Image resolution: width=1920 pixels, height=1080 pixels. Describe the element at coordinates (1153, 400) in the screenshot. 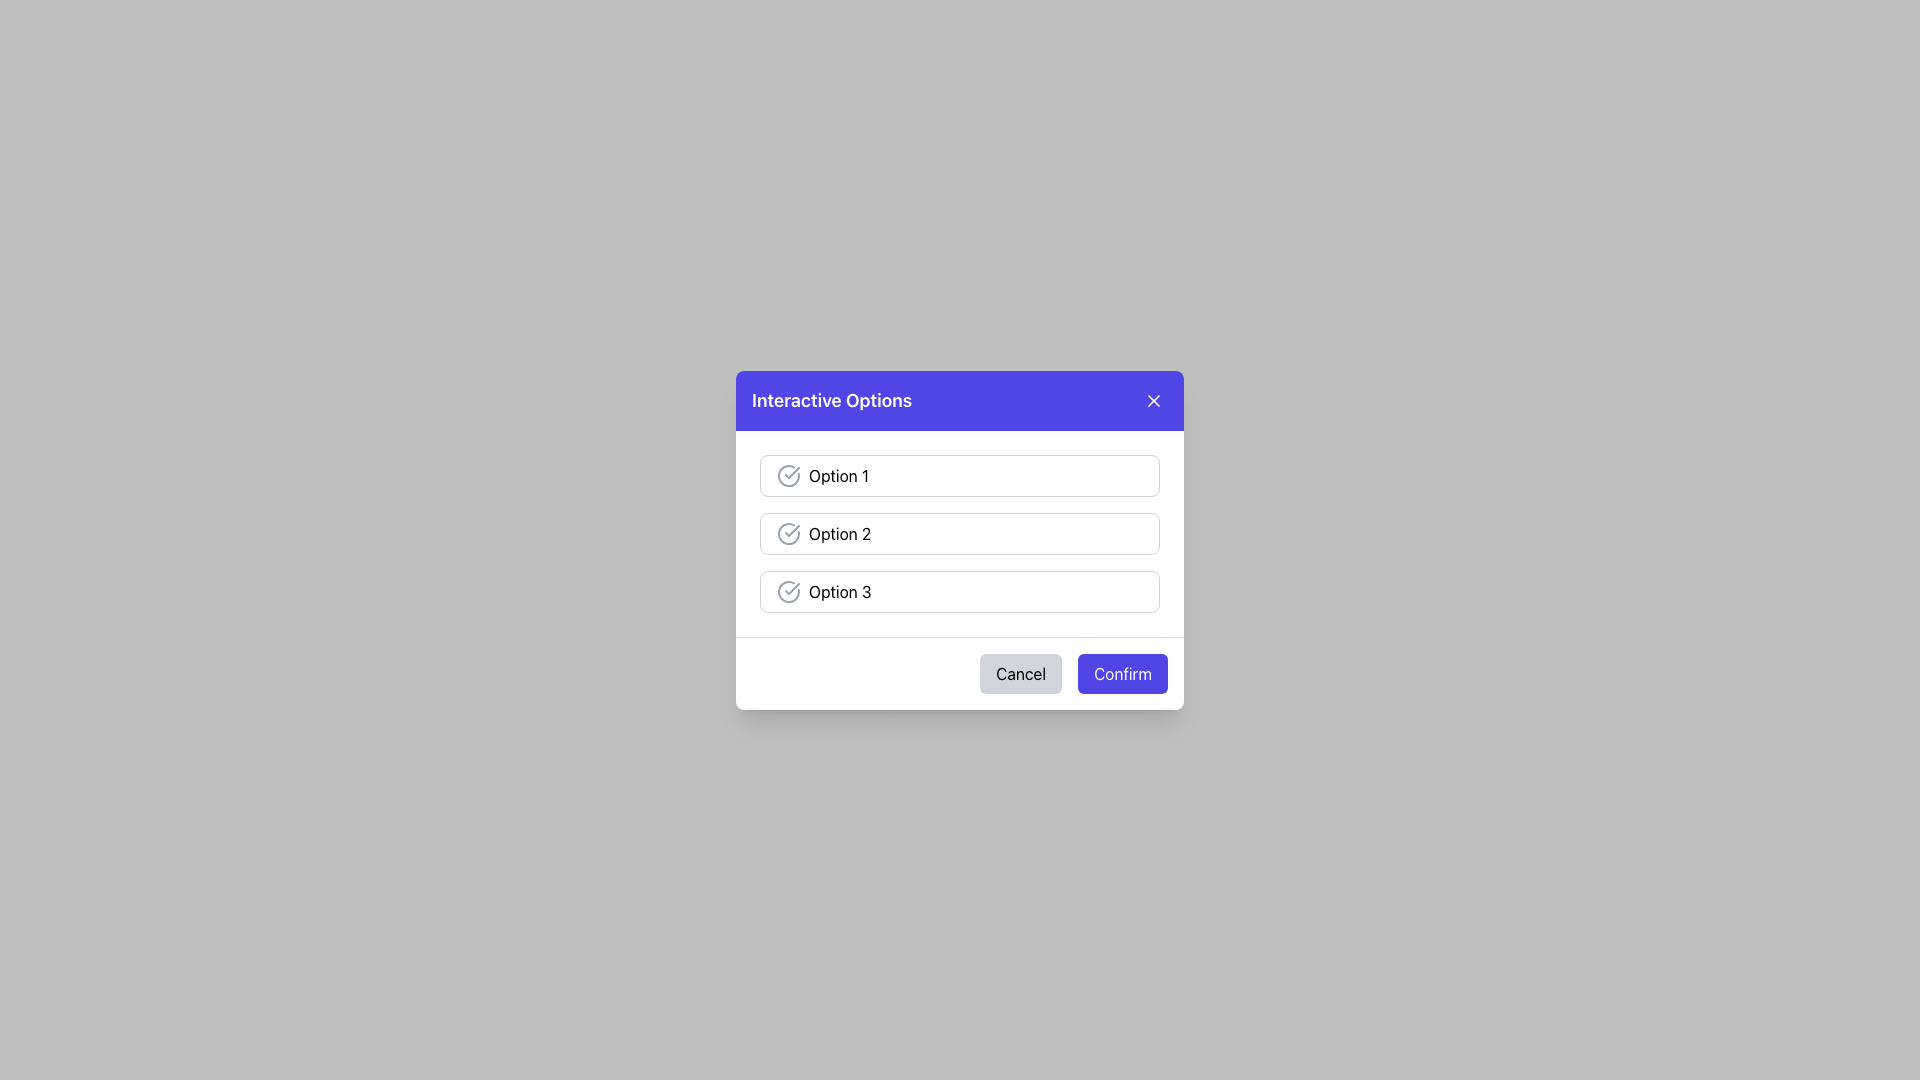

I see `the 'X' shaped icon button with a blue background located in the top-right corner of the modal dialog` at that location.